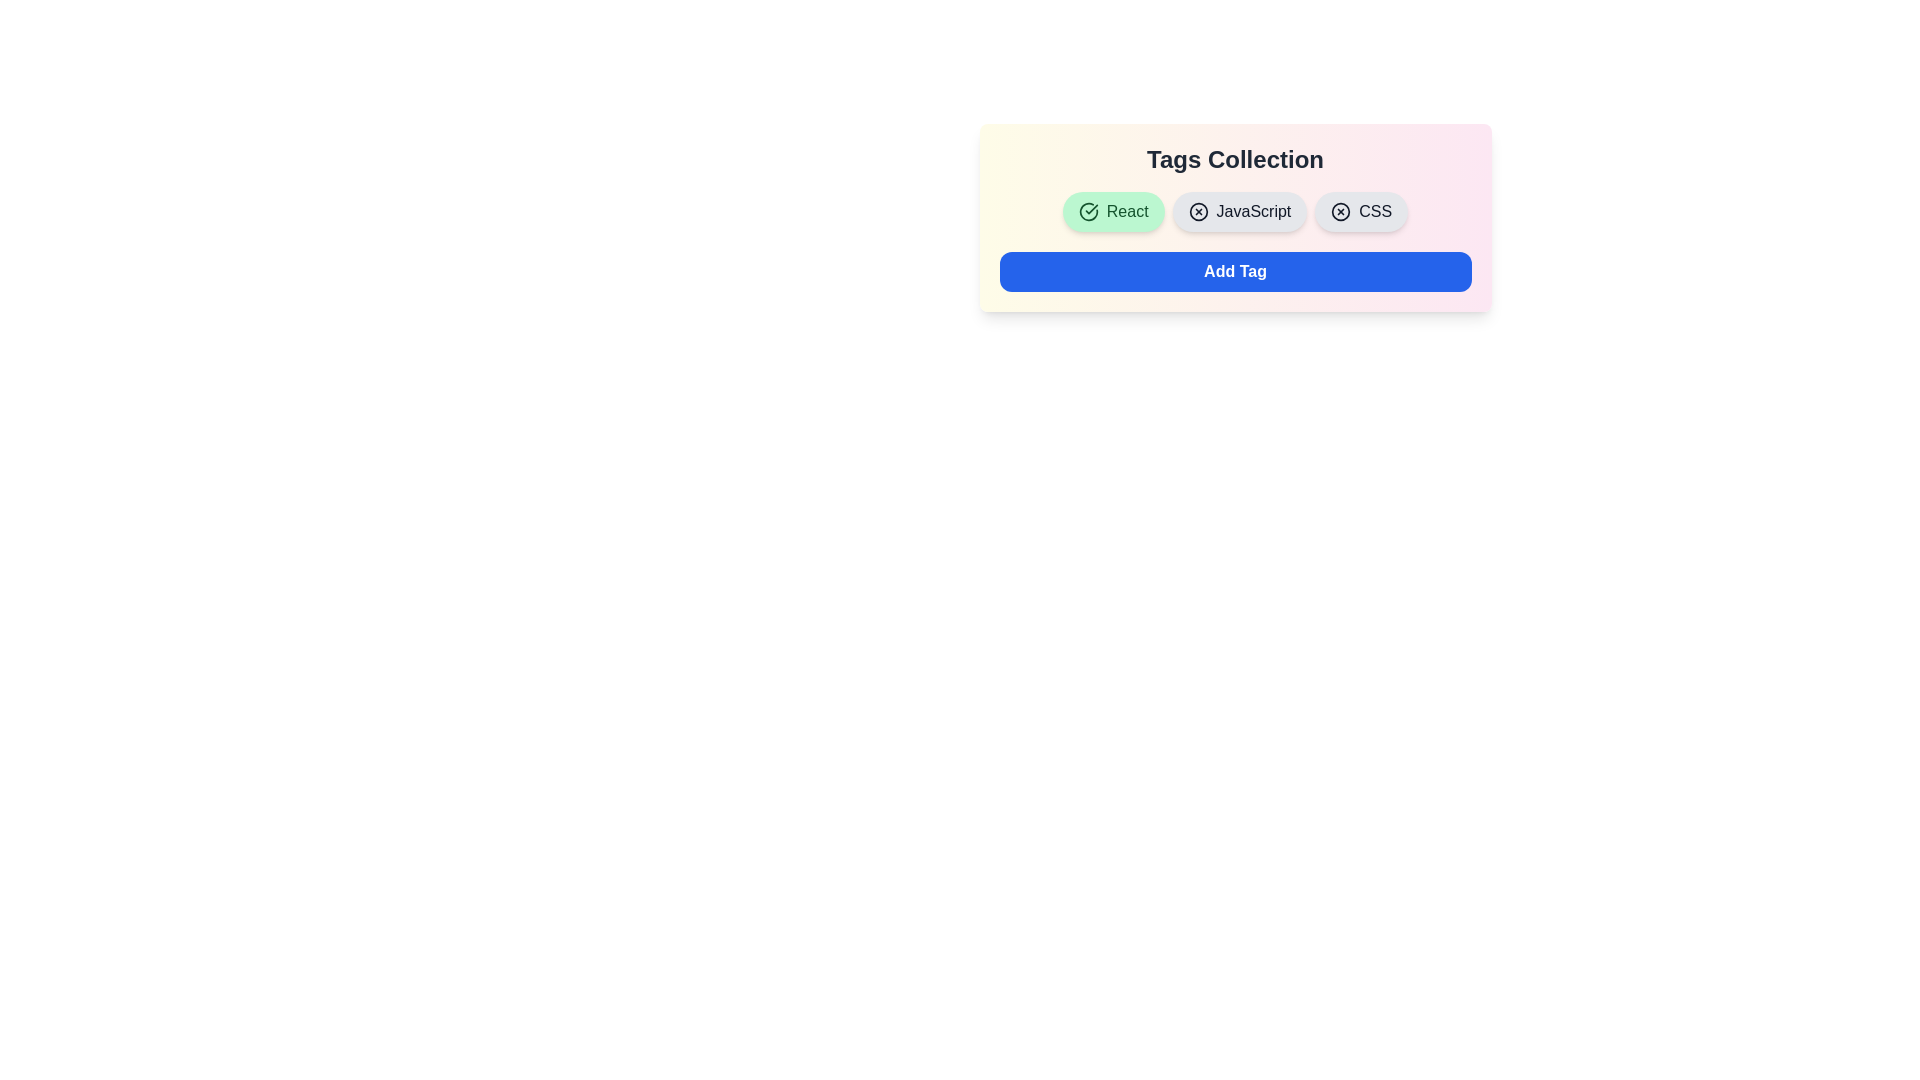  I want to click on the header text 'Tags Collection' to highlight it, so click(1234, 158).